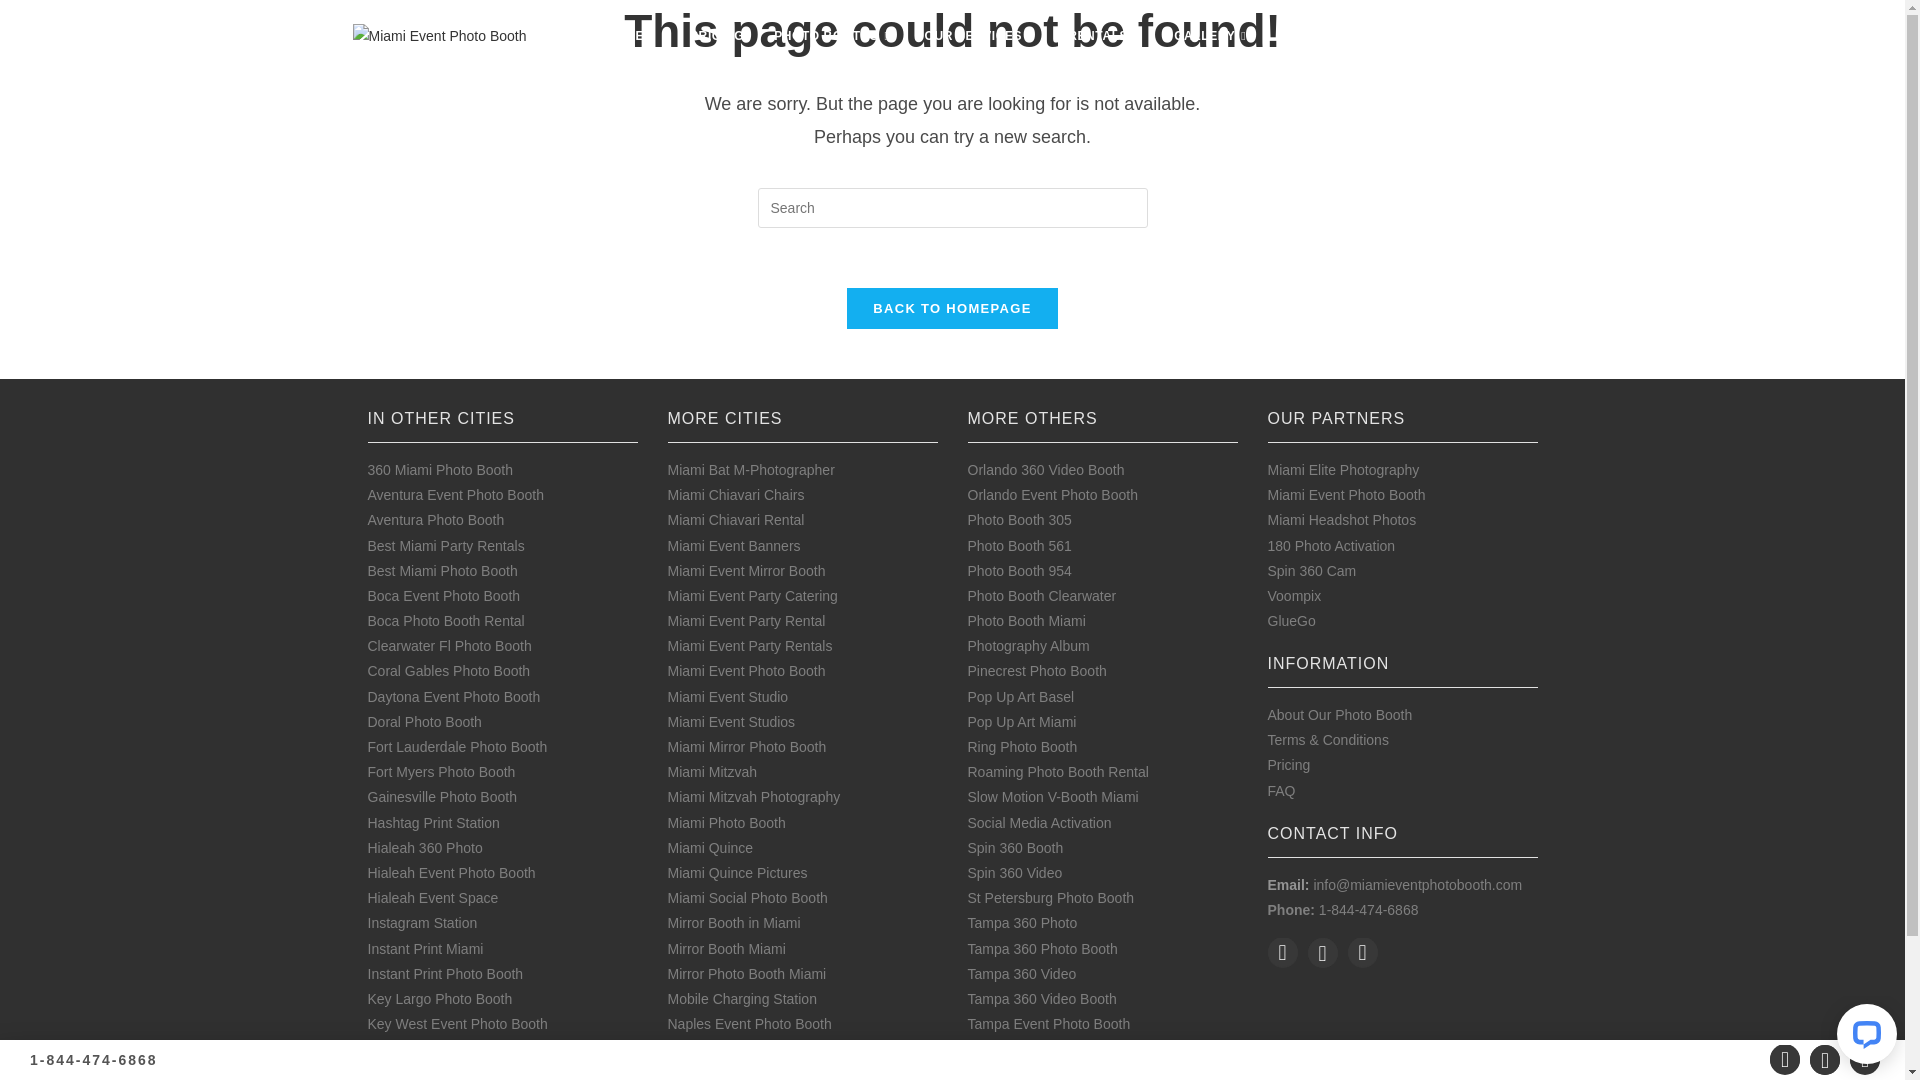 The image size is (1920, 1080). What do you see at coordinates (456, 747) in the screenshot?
I see `'Fort Lauderdale Photo Booth'` at bounding box center [456, 747].